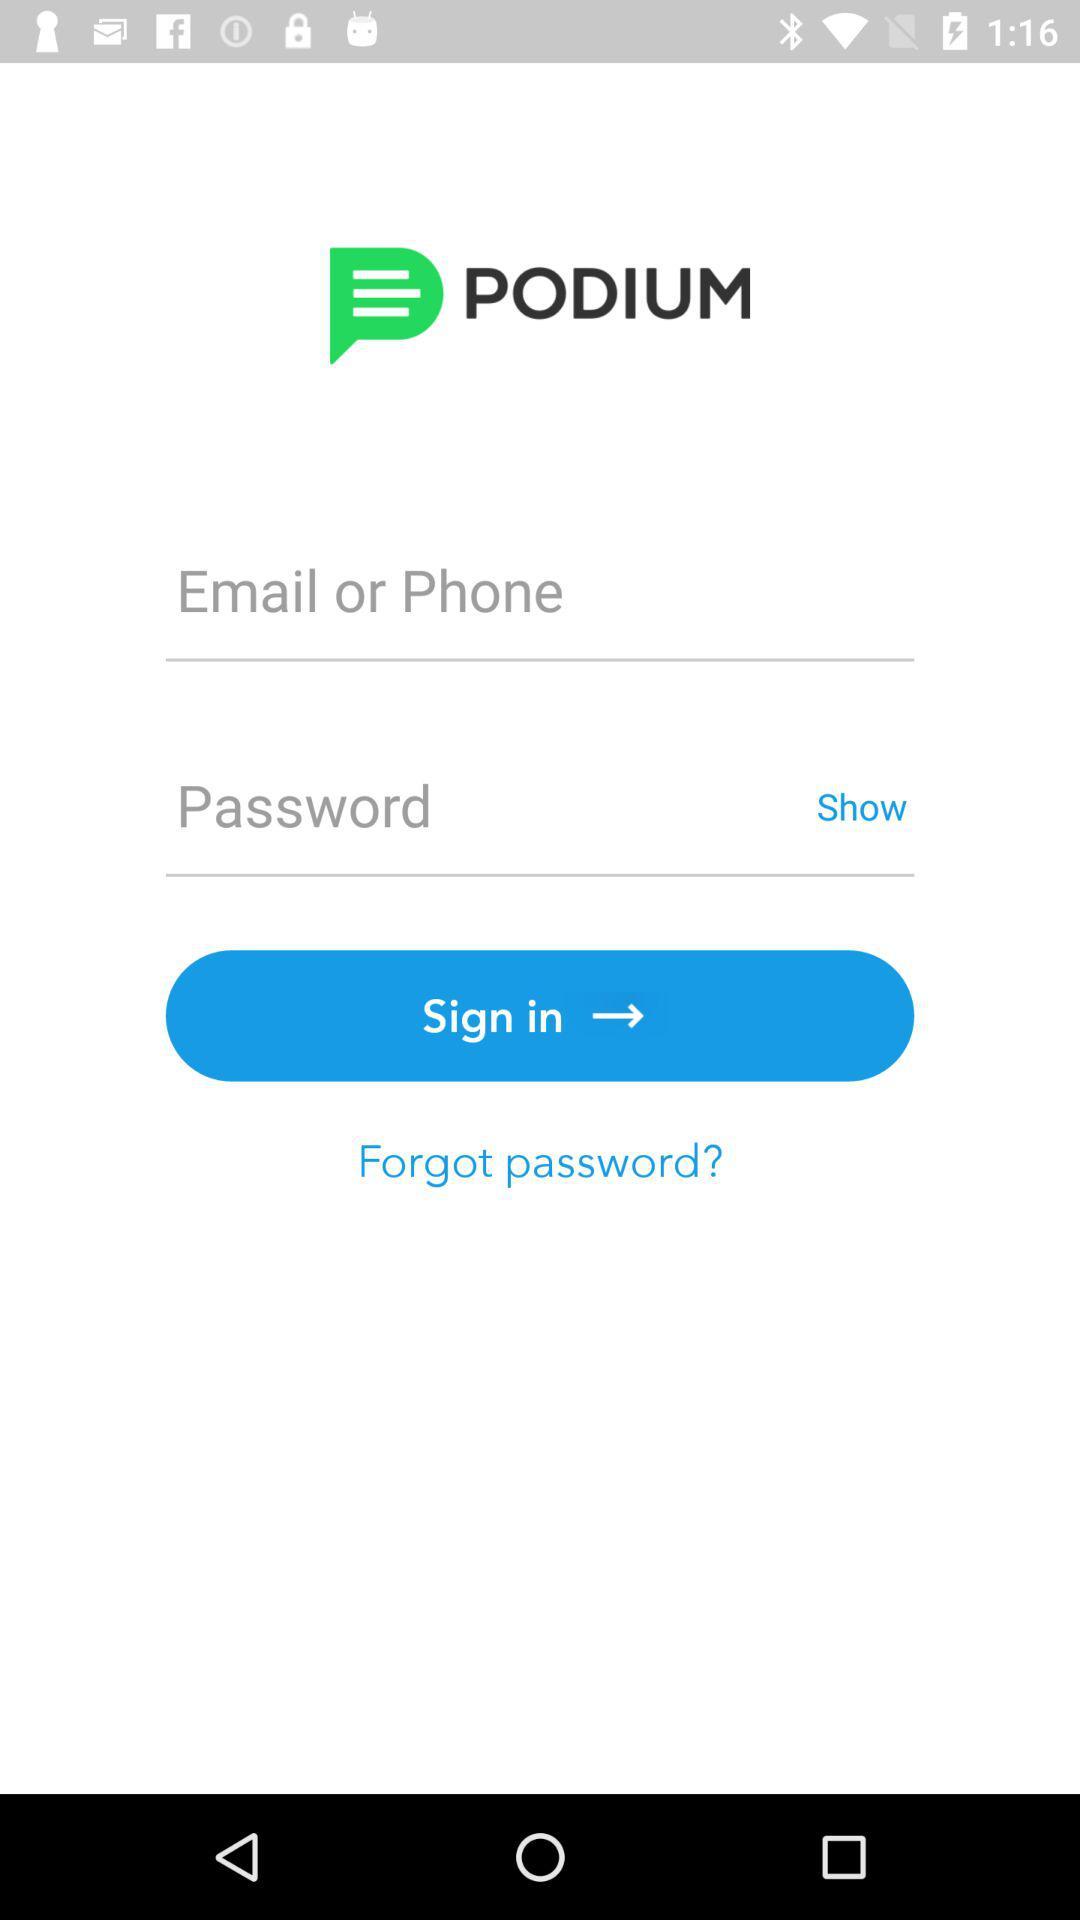 This screenshot has width=1080, height=1920. I want to click on icon to the left of the show item, so click(487, 805).